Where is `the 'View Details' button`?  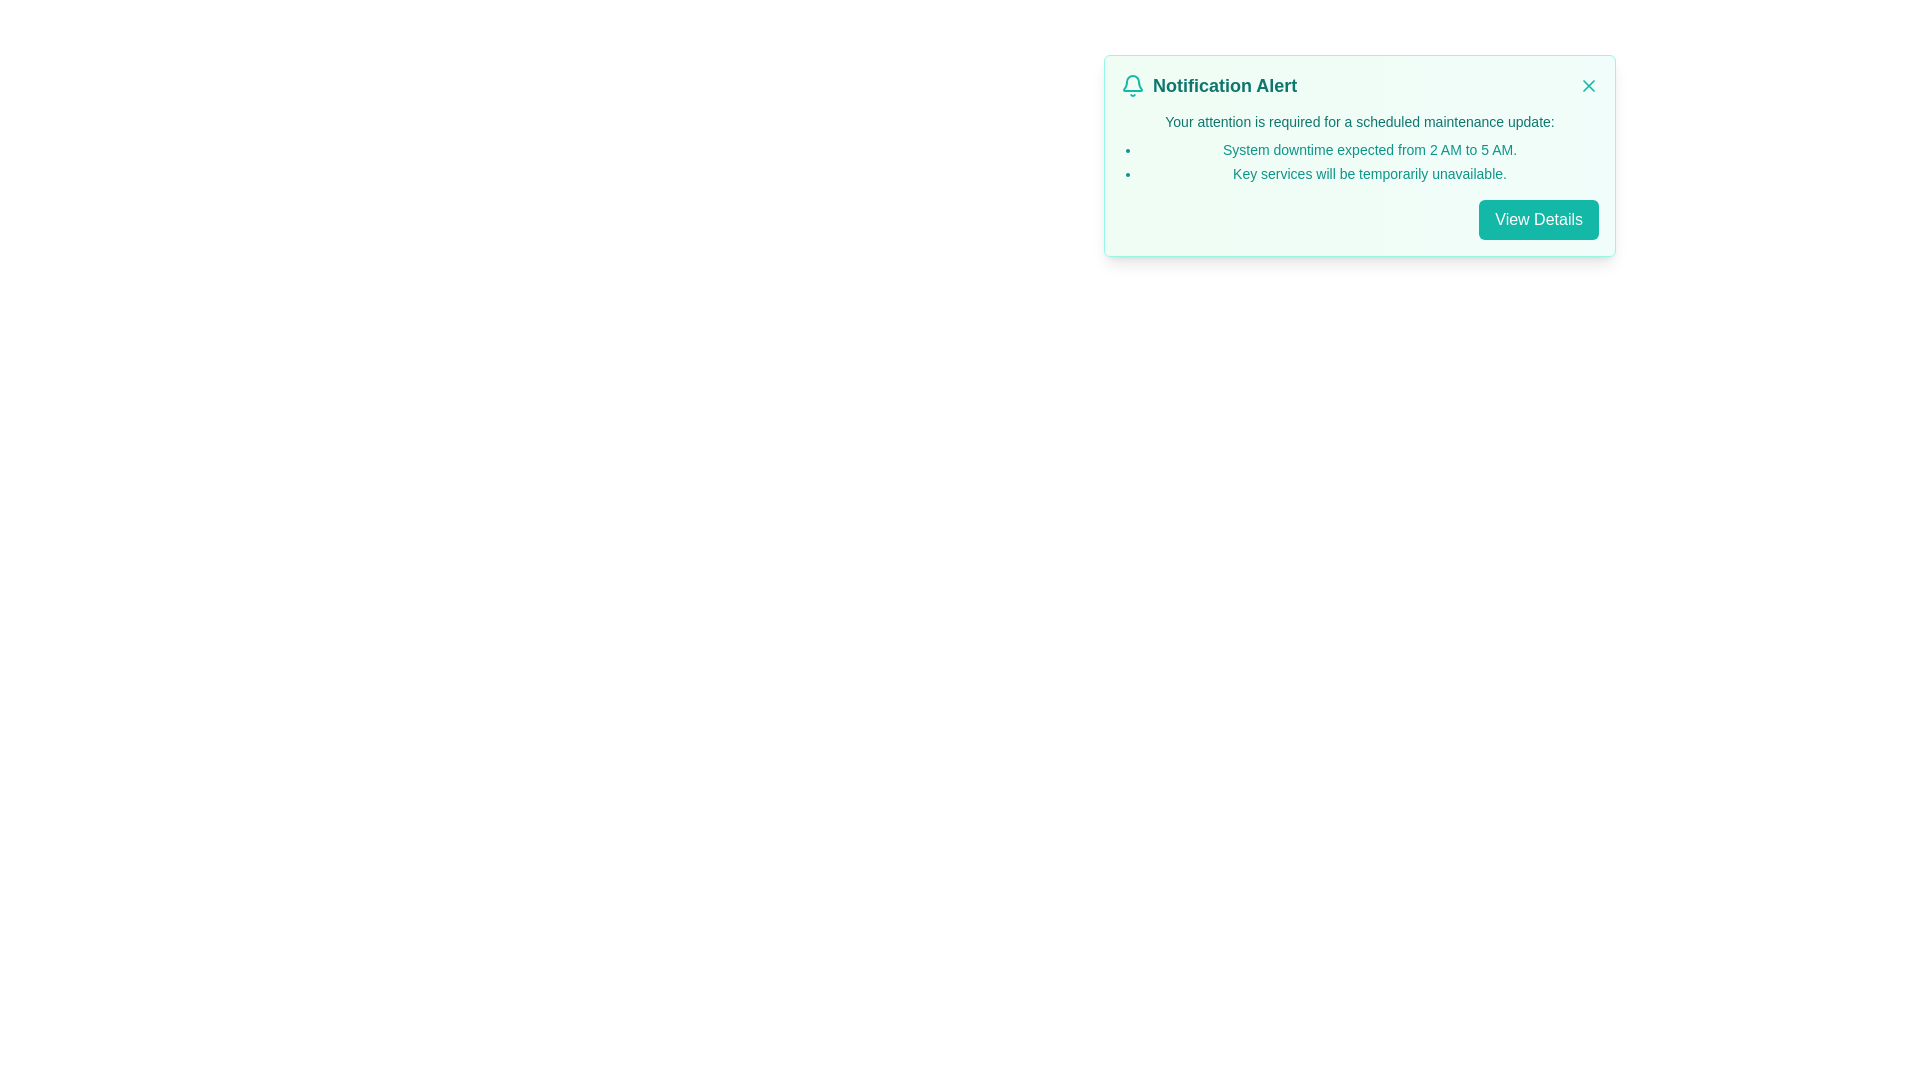
the 'View Details' button is located at coordinates (1538, 219).